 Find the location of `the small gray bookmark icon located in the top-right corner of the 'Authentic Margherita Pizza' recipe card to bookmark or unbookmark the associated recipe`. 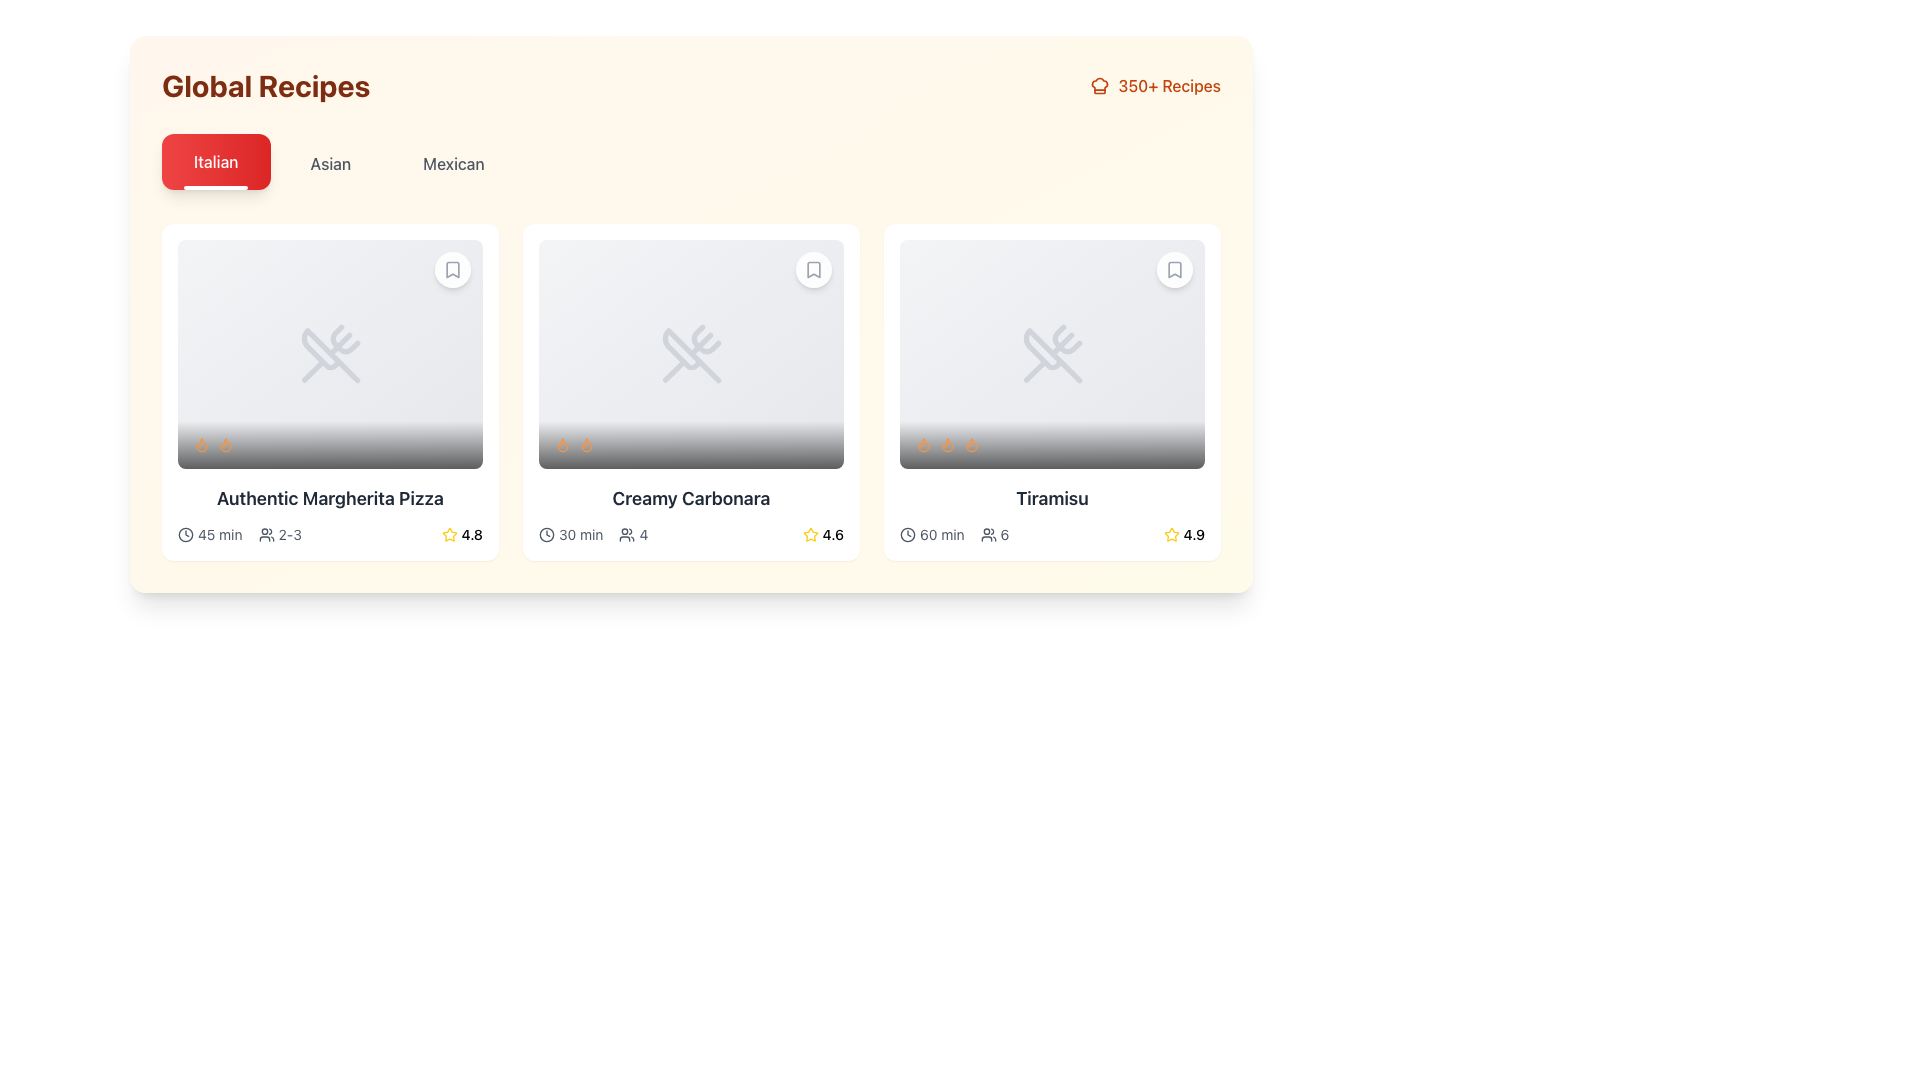

the small gray bookmark icon located in the top-right corner of the 'Authentic Margherita Pizza' recipe card to bookmark or unbookmark the associated recipe is located at coordinates (451, 270).